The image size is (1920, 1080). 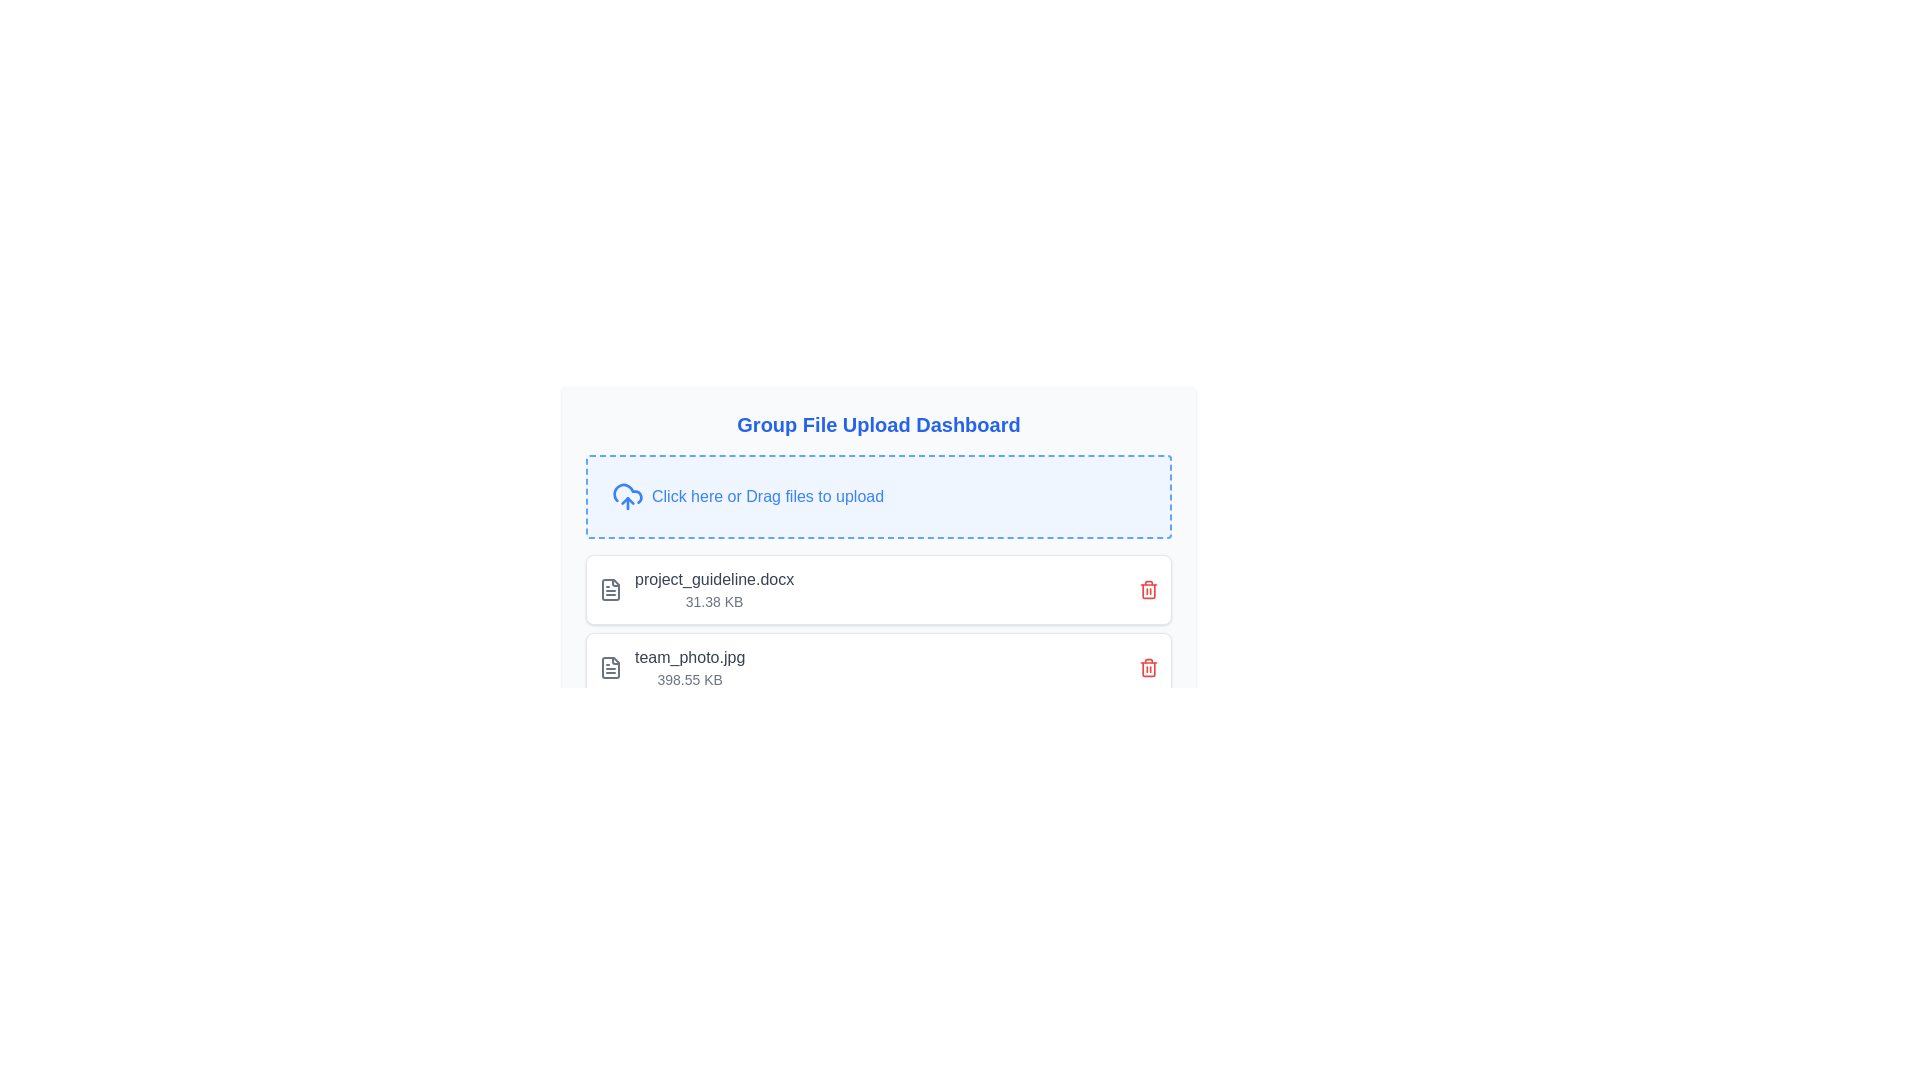 I want to click on the clickable label with integrated icon located under the 'Group File Upload Dashboard' heading to receive visual feedback, so click(x=878, y=496).